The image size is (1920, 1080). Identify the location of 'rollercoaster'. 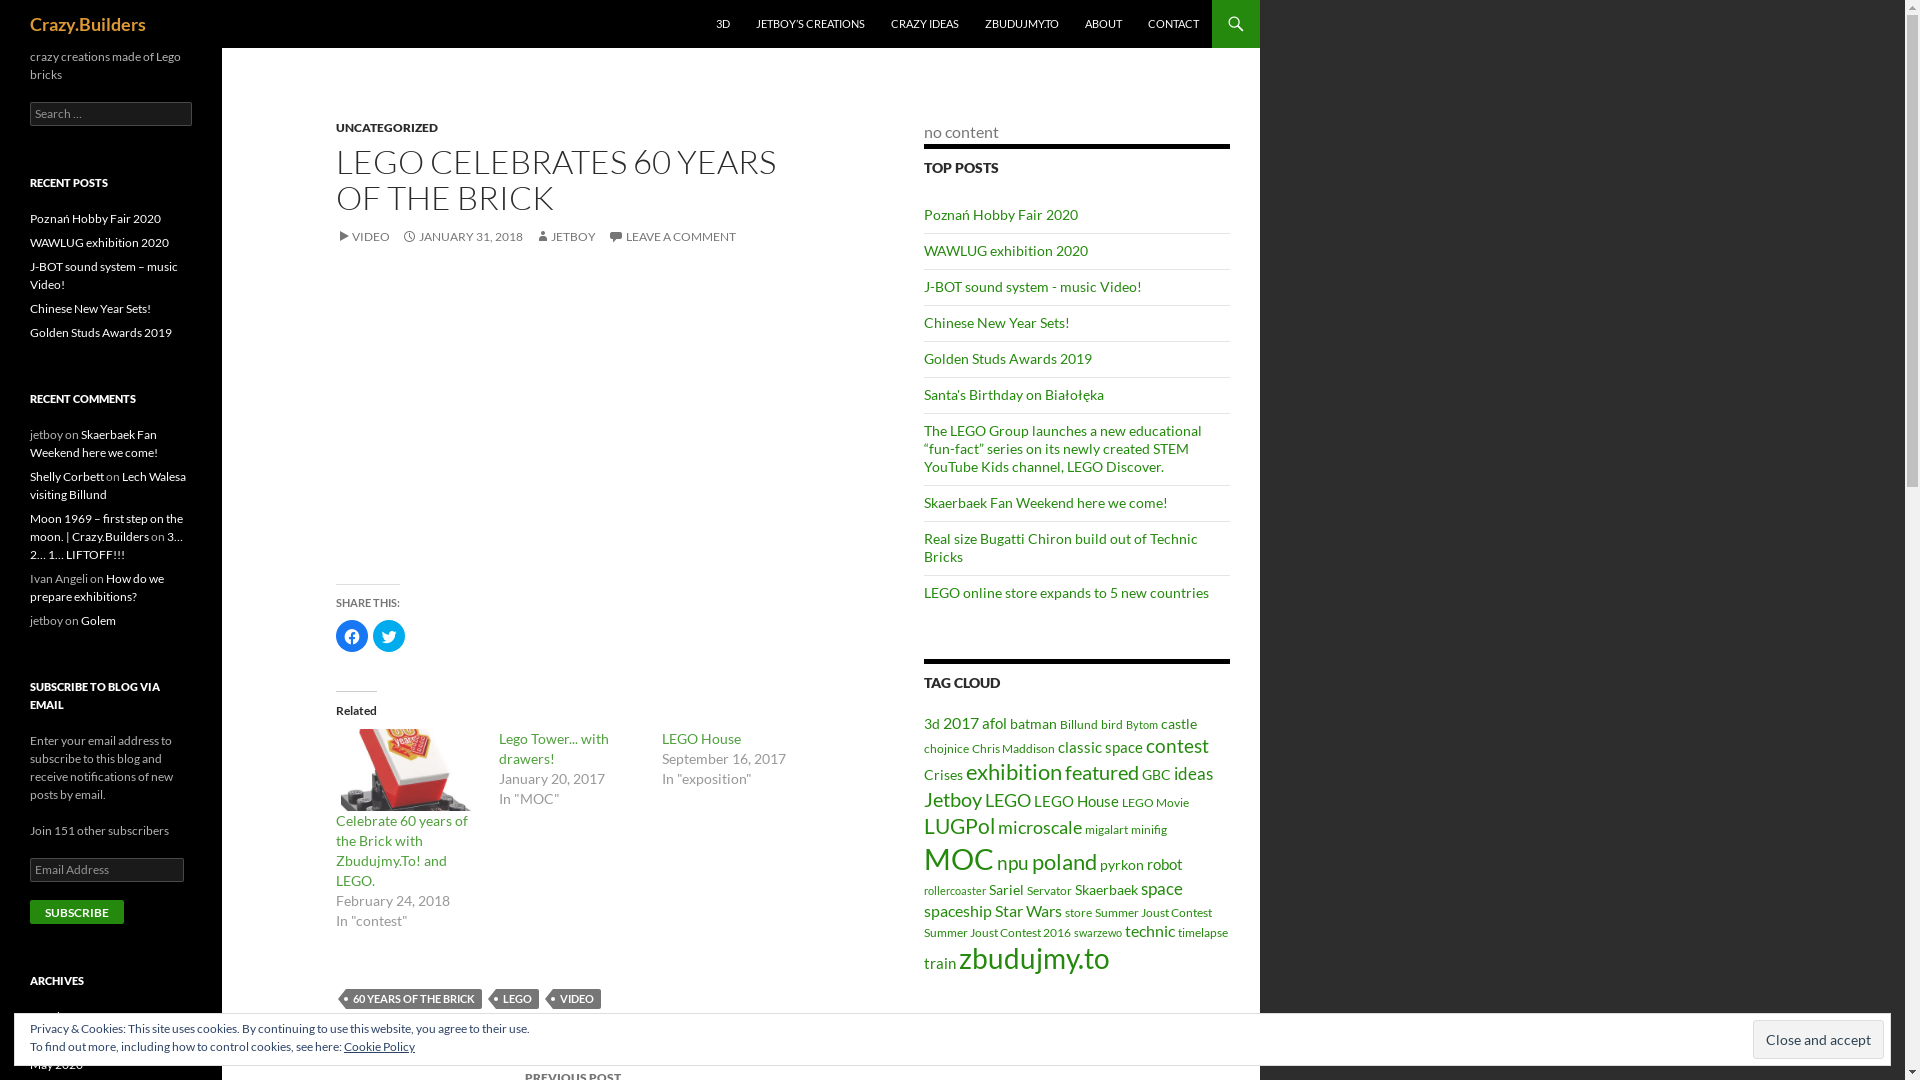
(954, 889).